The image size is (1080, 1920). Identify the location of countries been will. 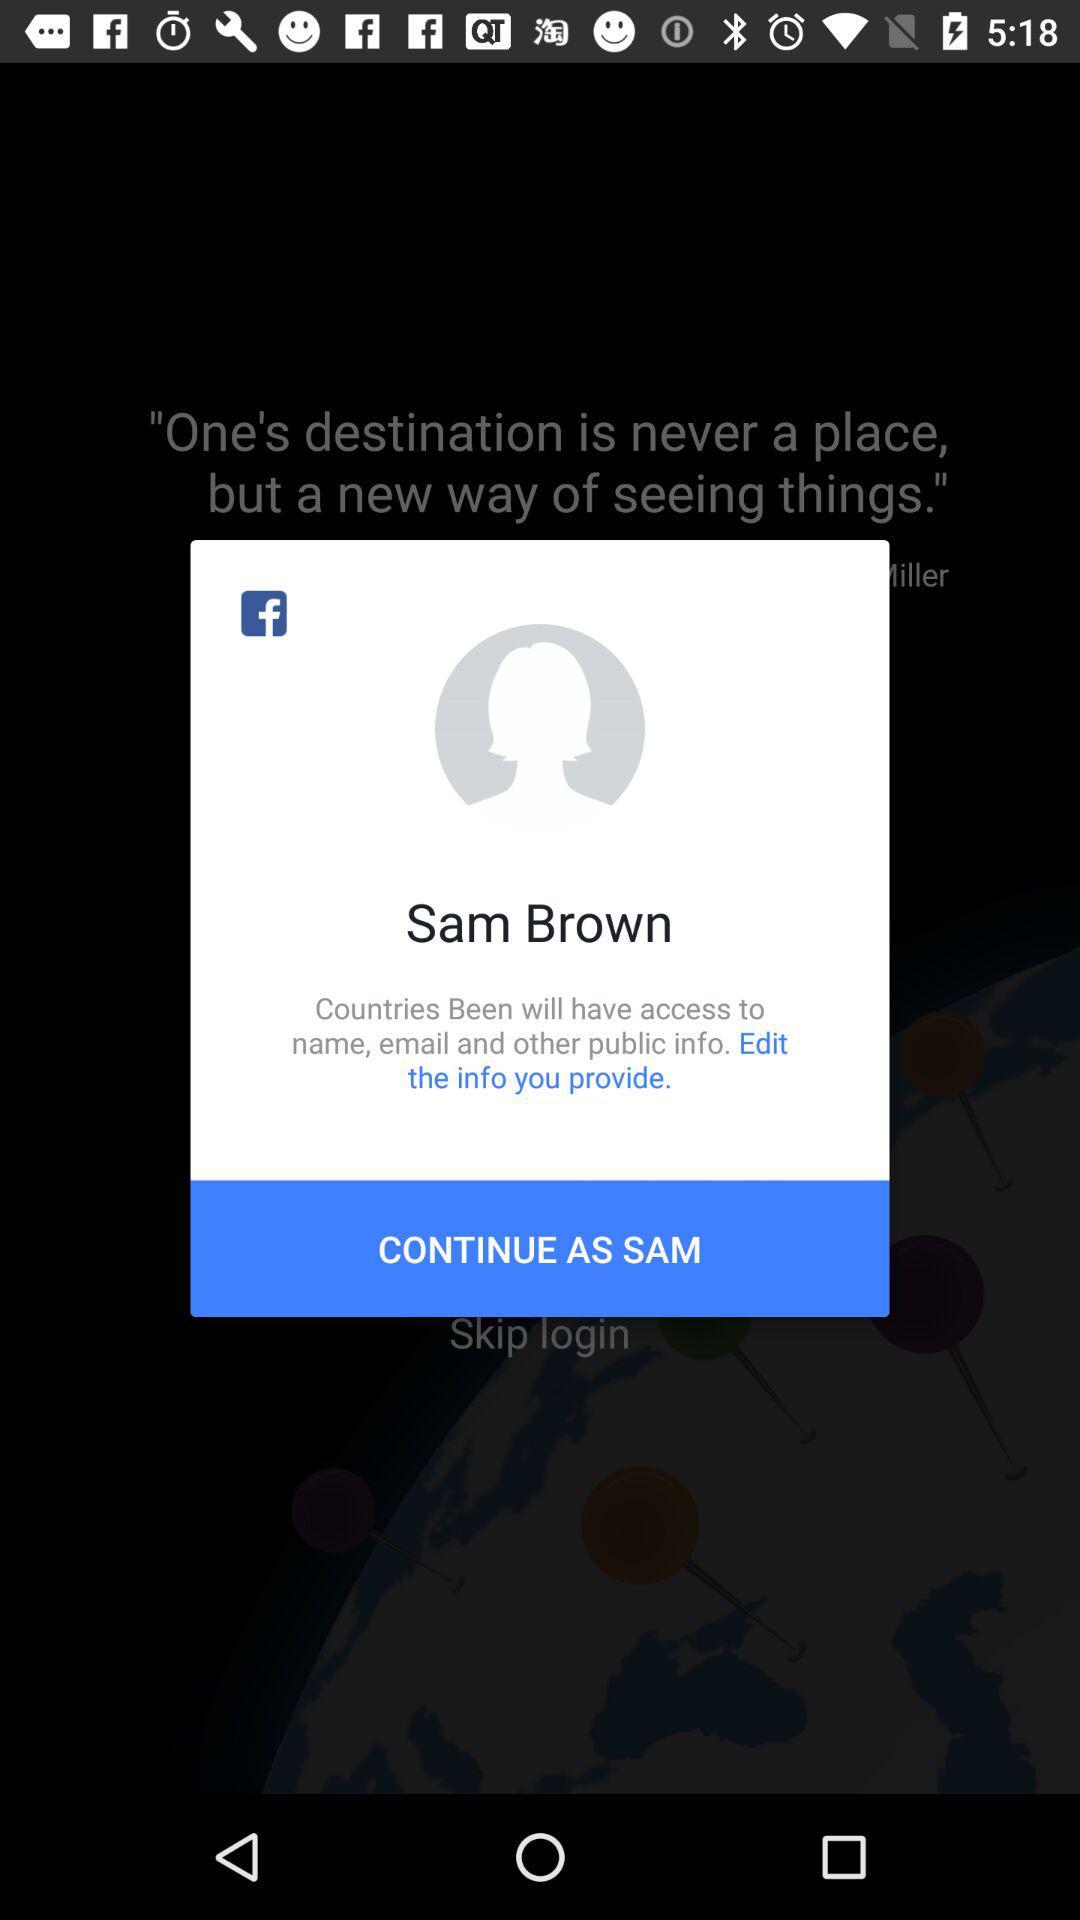
(540, 1041).